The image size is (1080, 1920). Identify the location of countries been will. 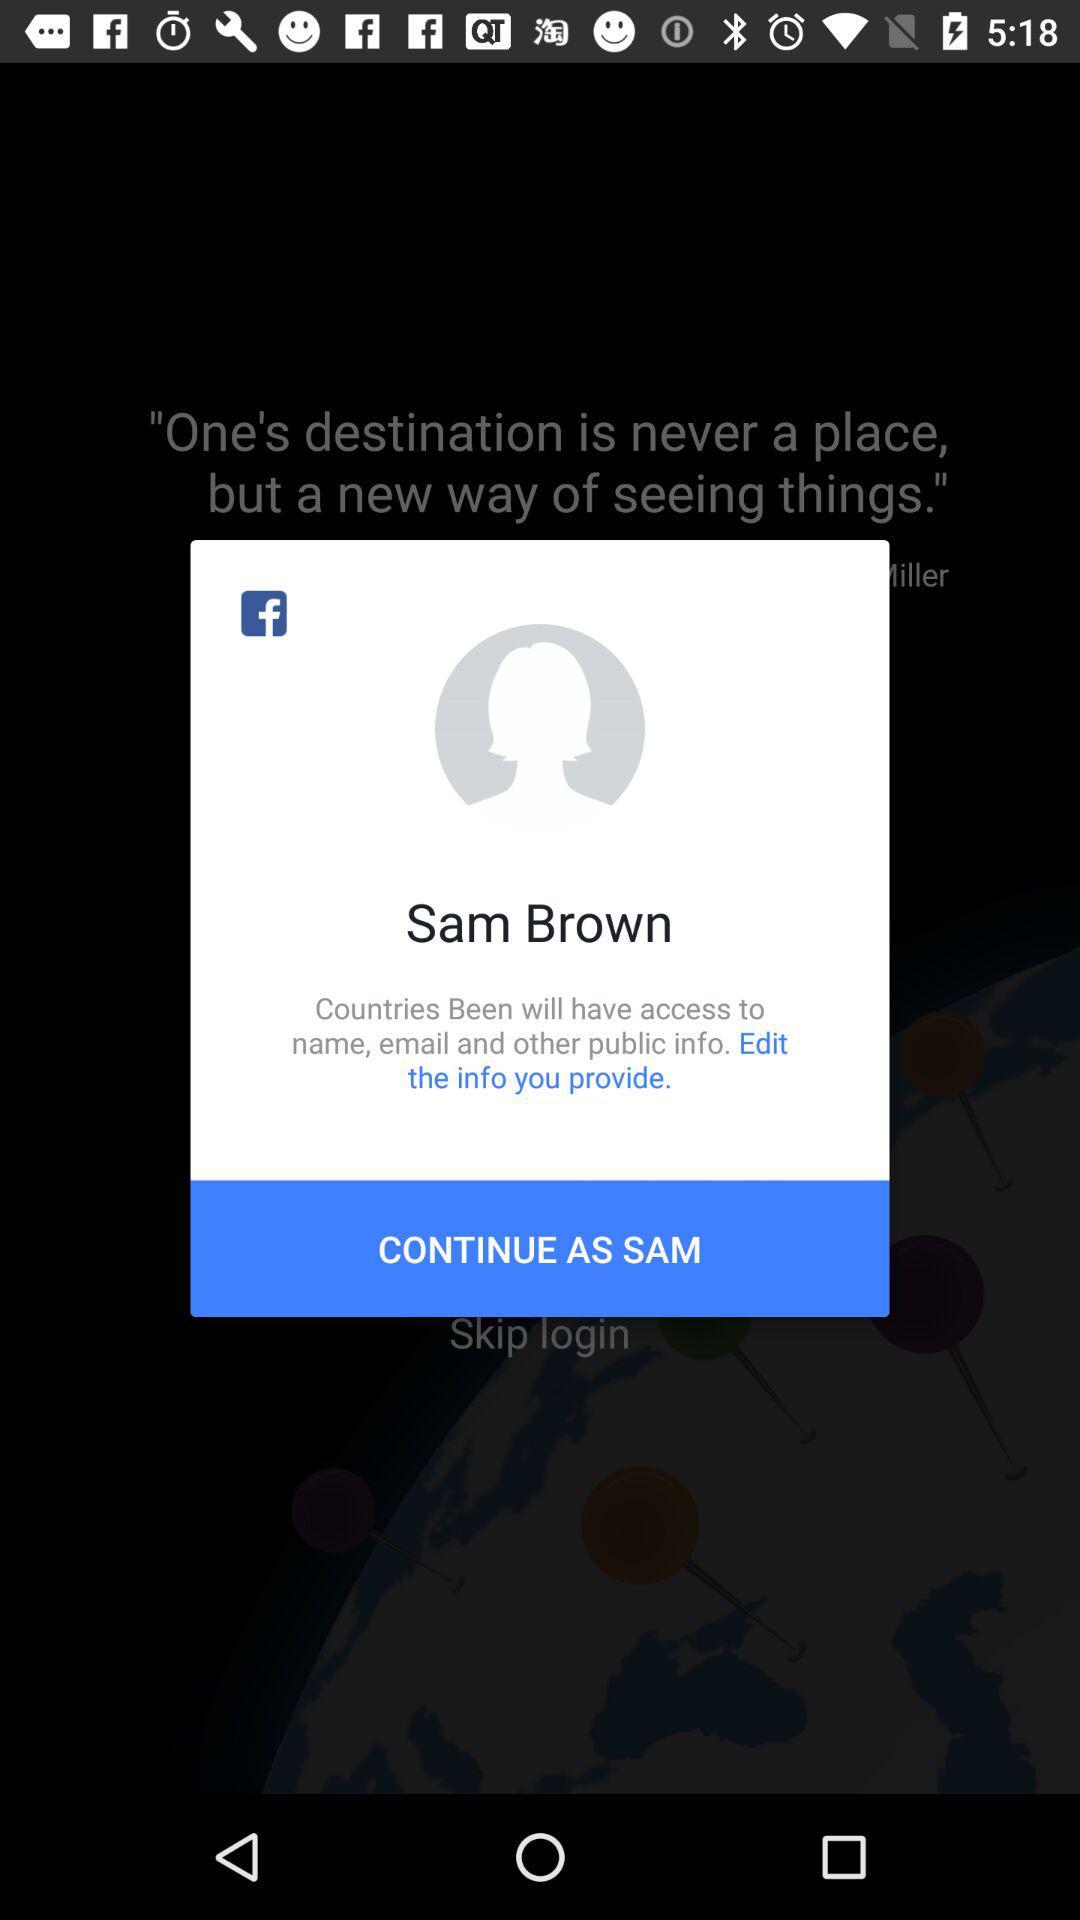
(540, 1041).